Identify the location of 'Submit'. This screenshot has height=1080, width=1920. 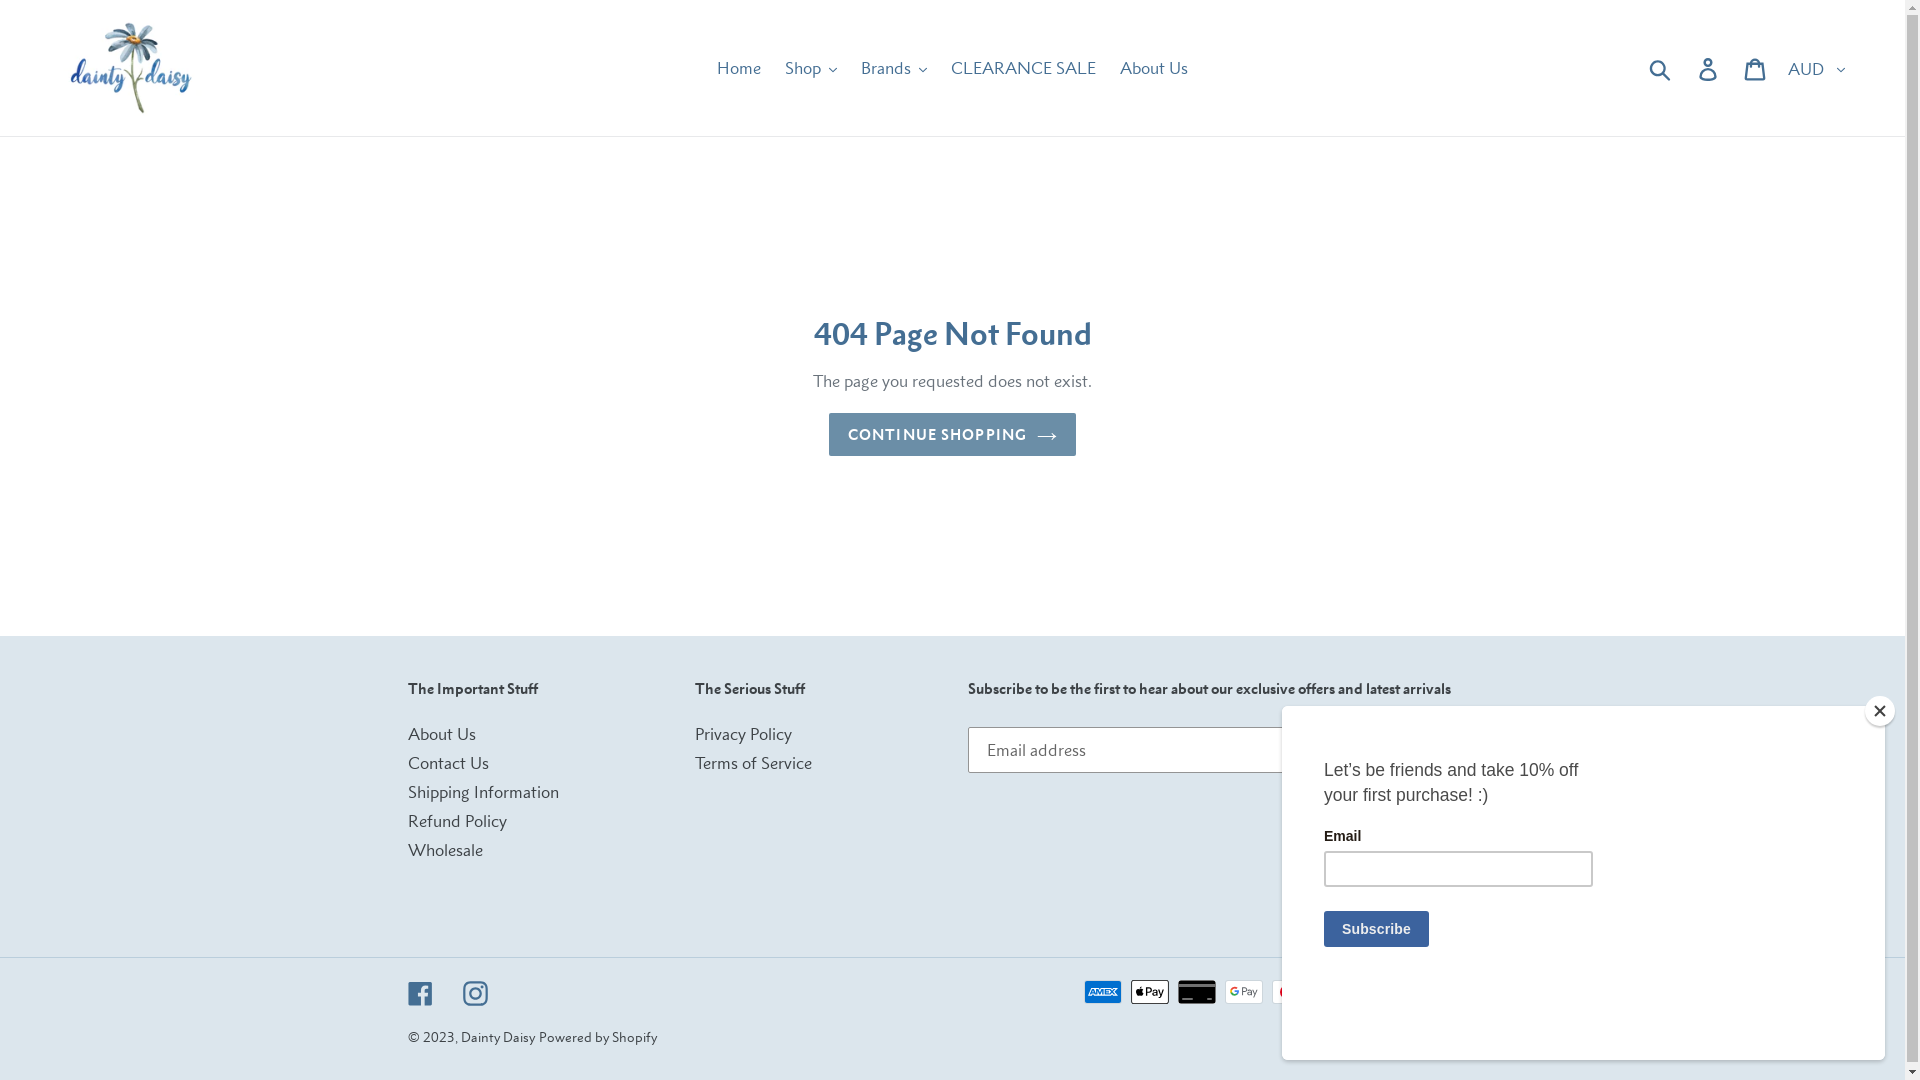
(1661, 67).